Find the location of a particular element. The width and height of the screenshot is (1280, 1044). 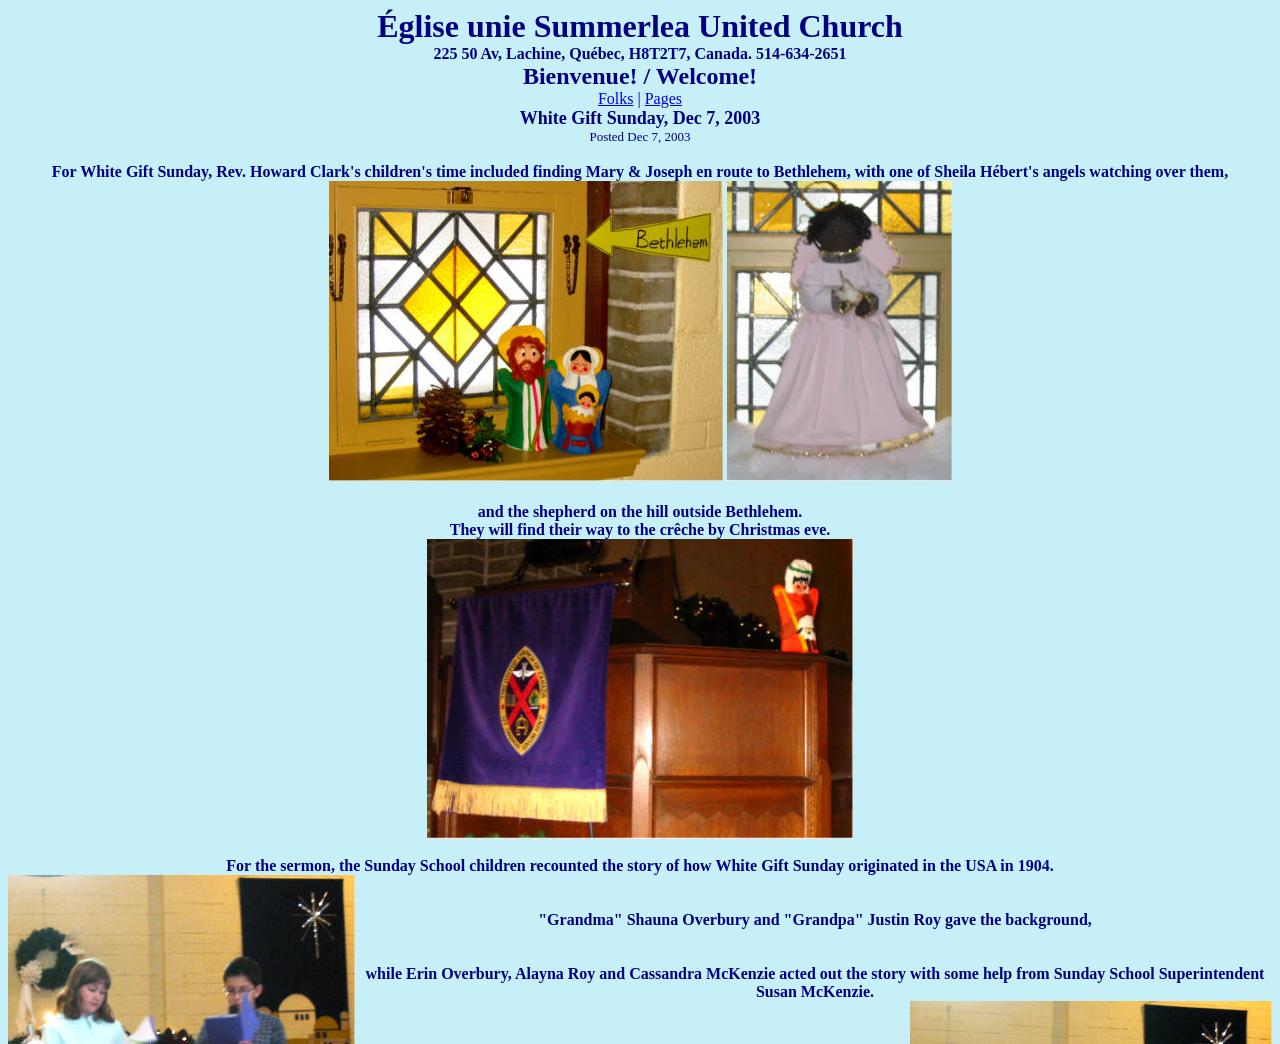

'White Gift Sunday, Dec 7, 2003' is located at coordinates (638, 117).